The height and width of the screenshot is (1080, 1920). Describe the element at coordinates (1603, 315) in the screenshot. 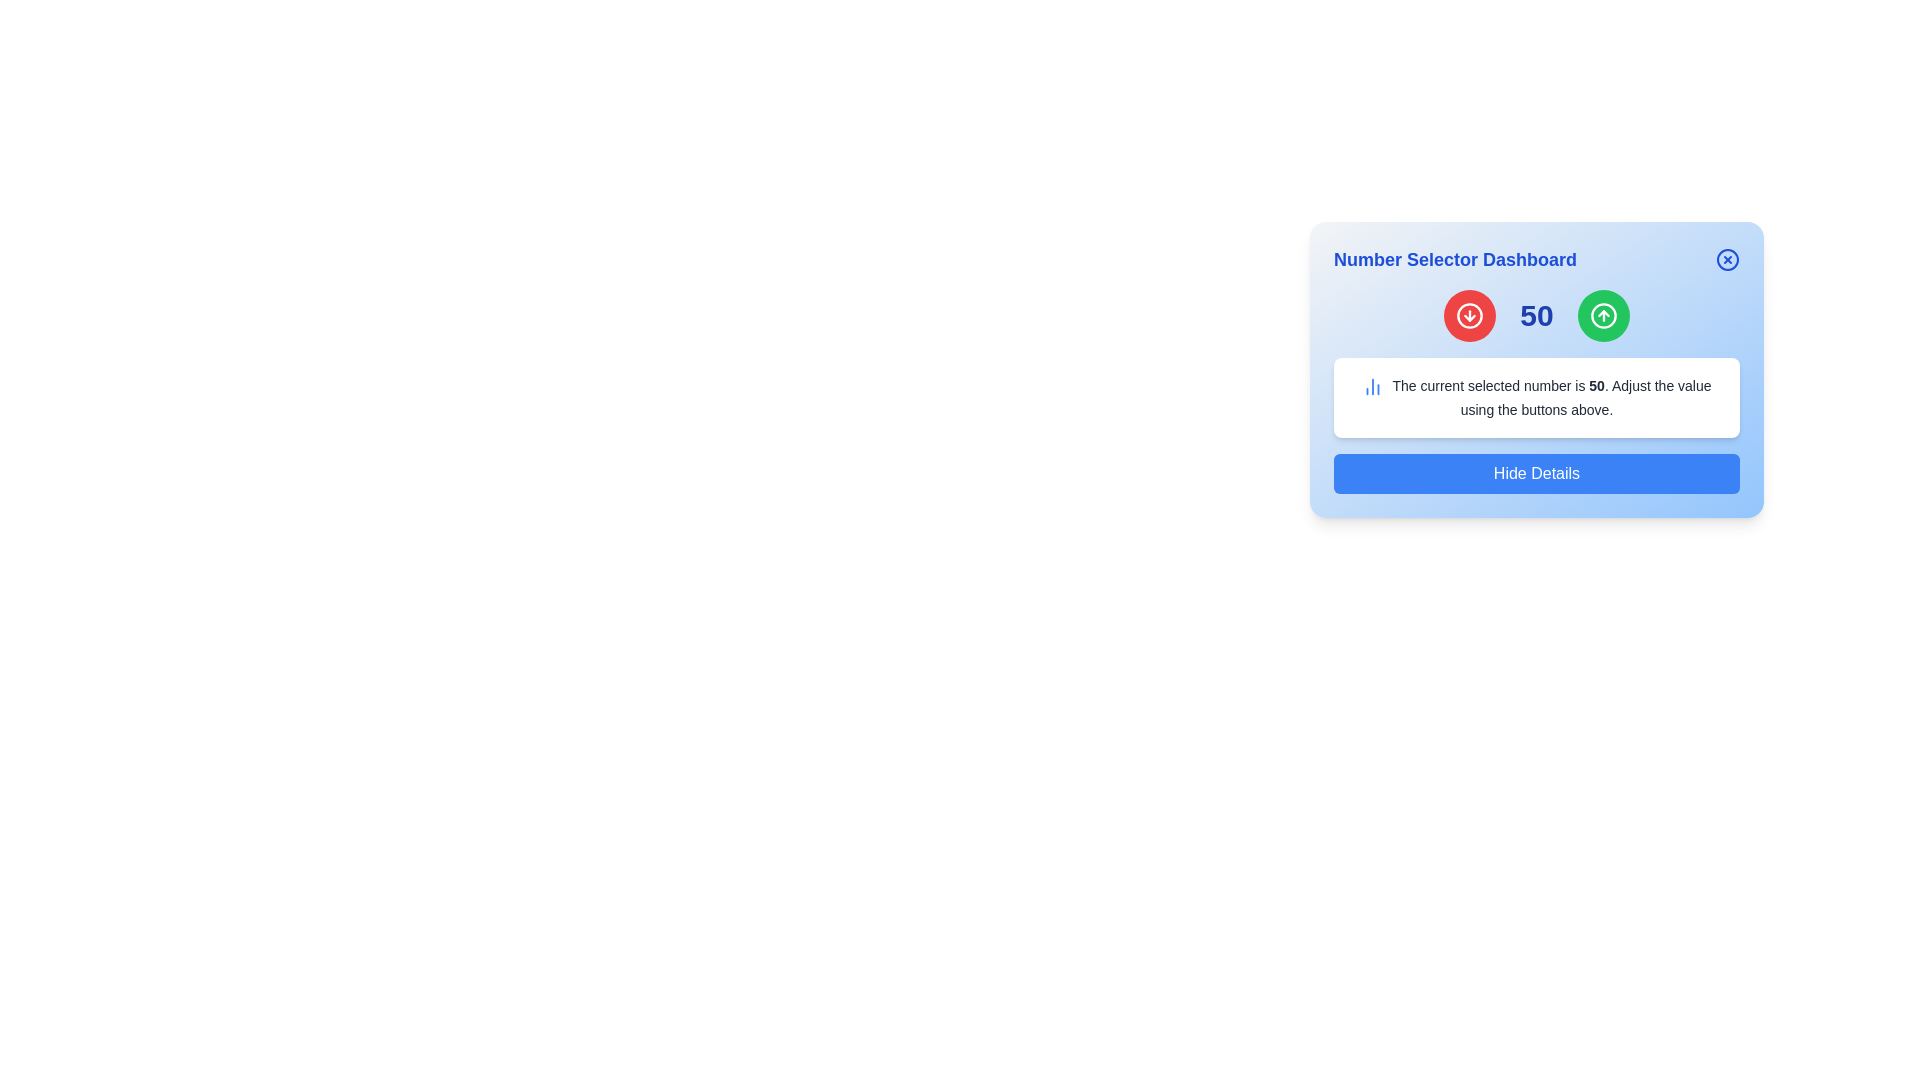

I see `the increment button located on the right side of a horizontal grouping of controls, next to the numeric display '50' and the downward-pointing arrow button` at that location.